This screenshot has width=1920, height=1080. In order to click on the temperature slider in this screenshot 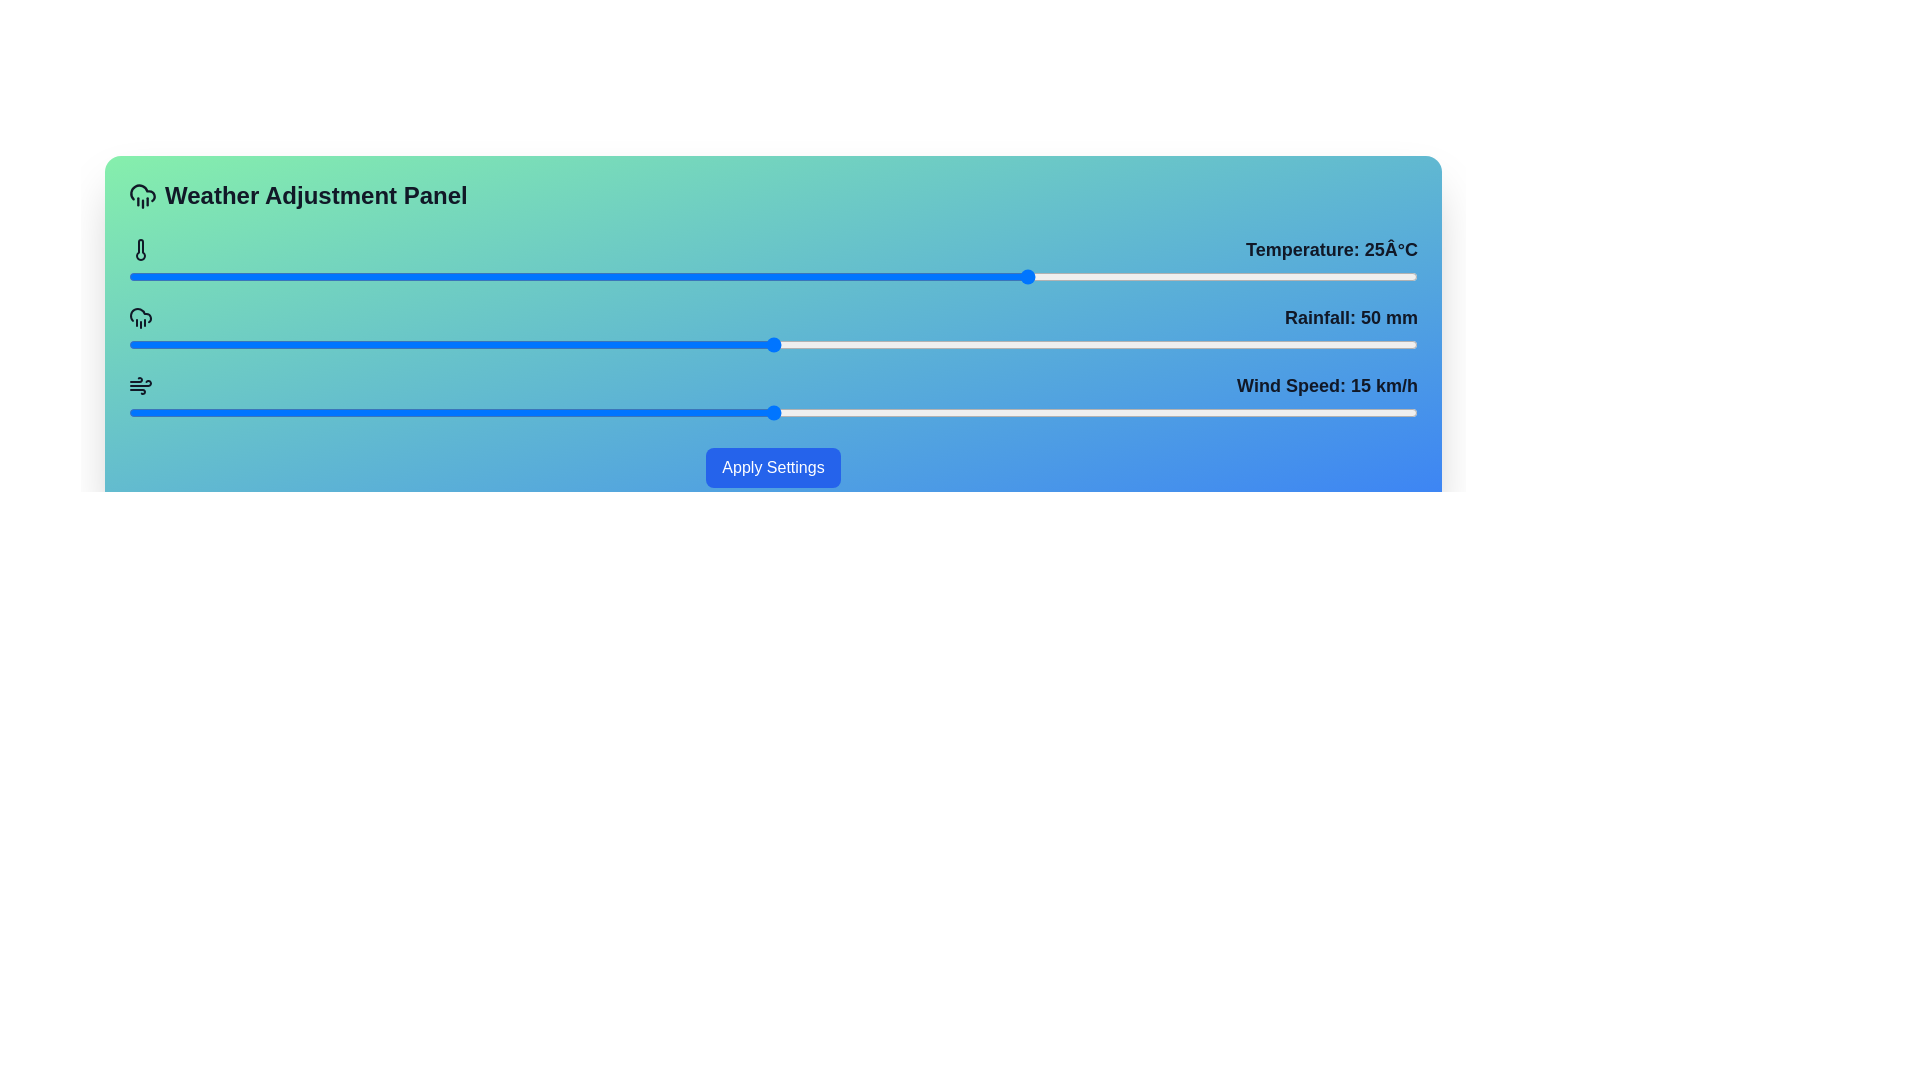, I will do `click(1031, 277)`.